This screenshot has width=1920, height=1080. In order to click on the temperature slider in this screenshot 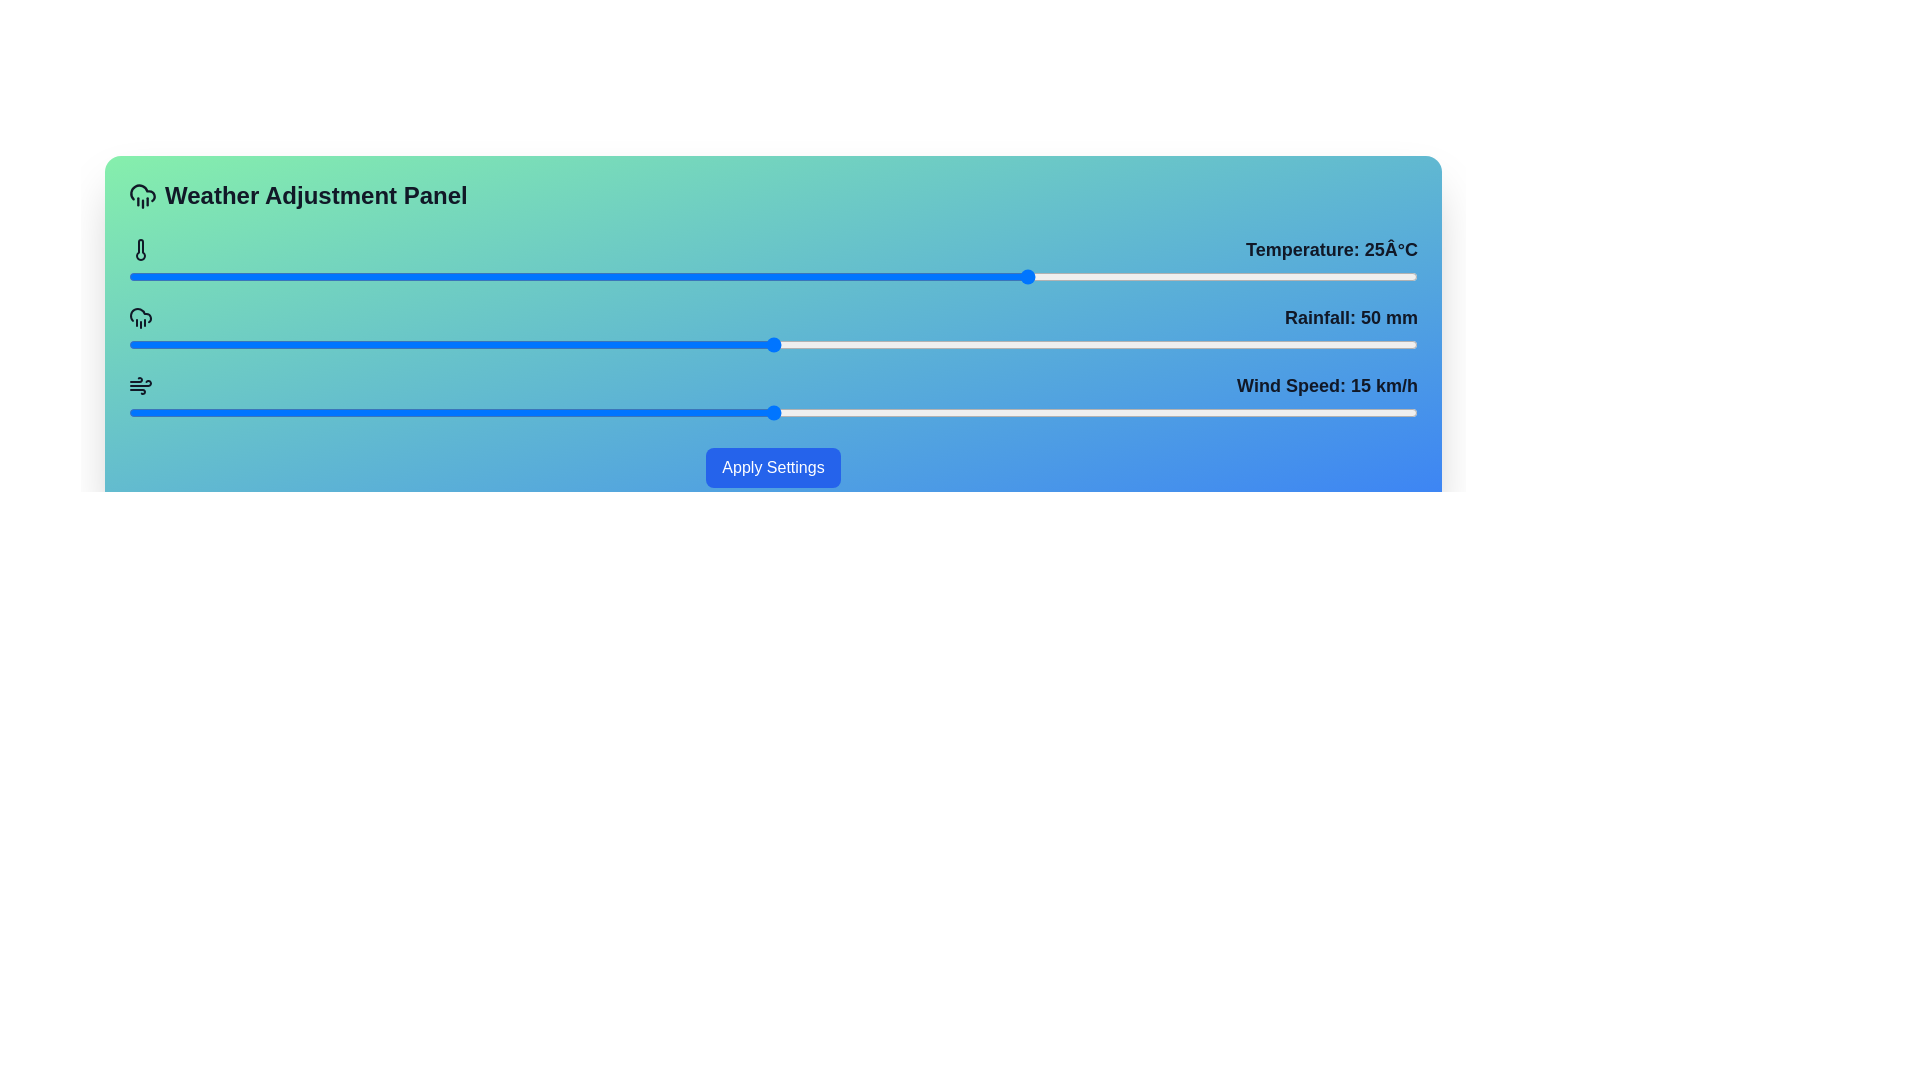, I will do `click(1031, 277)`.